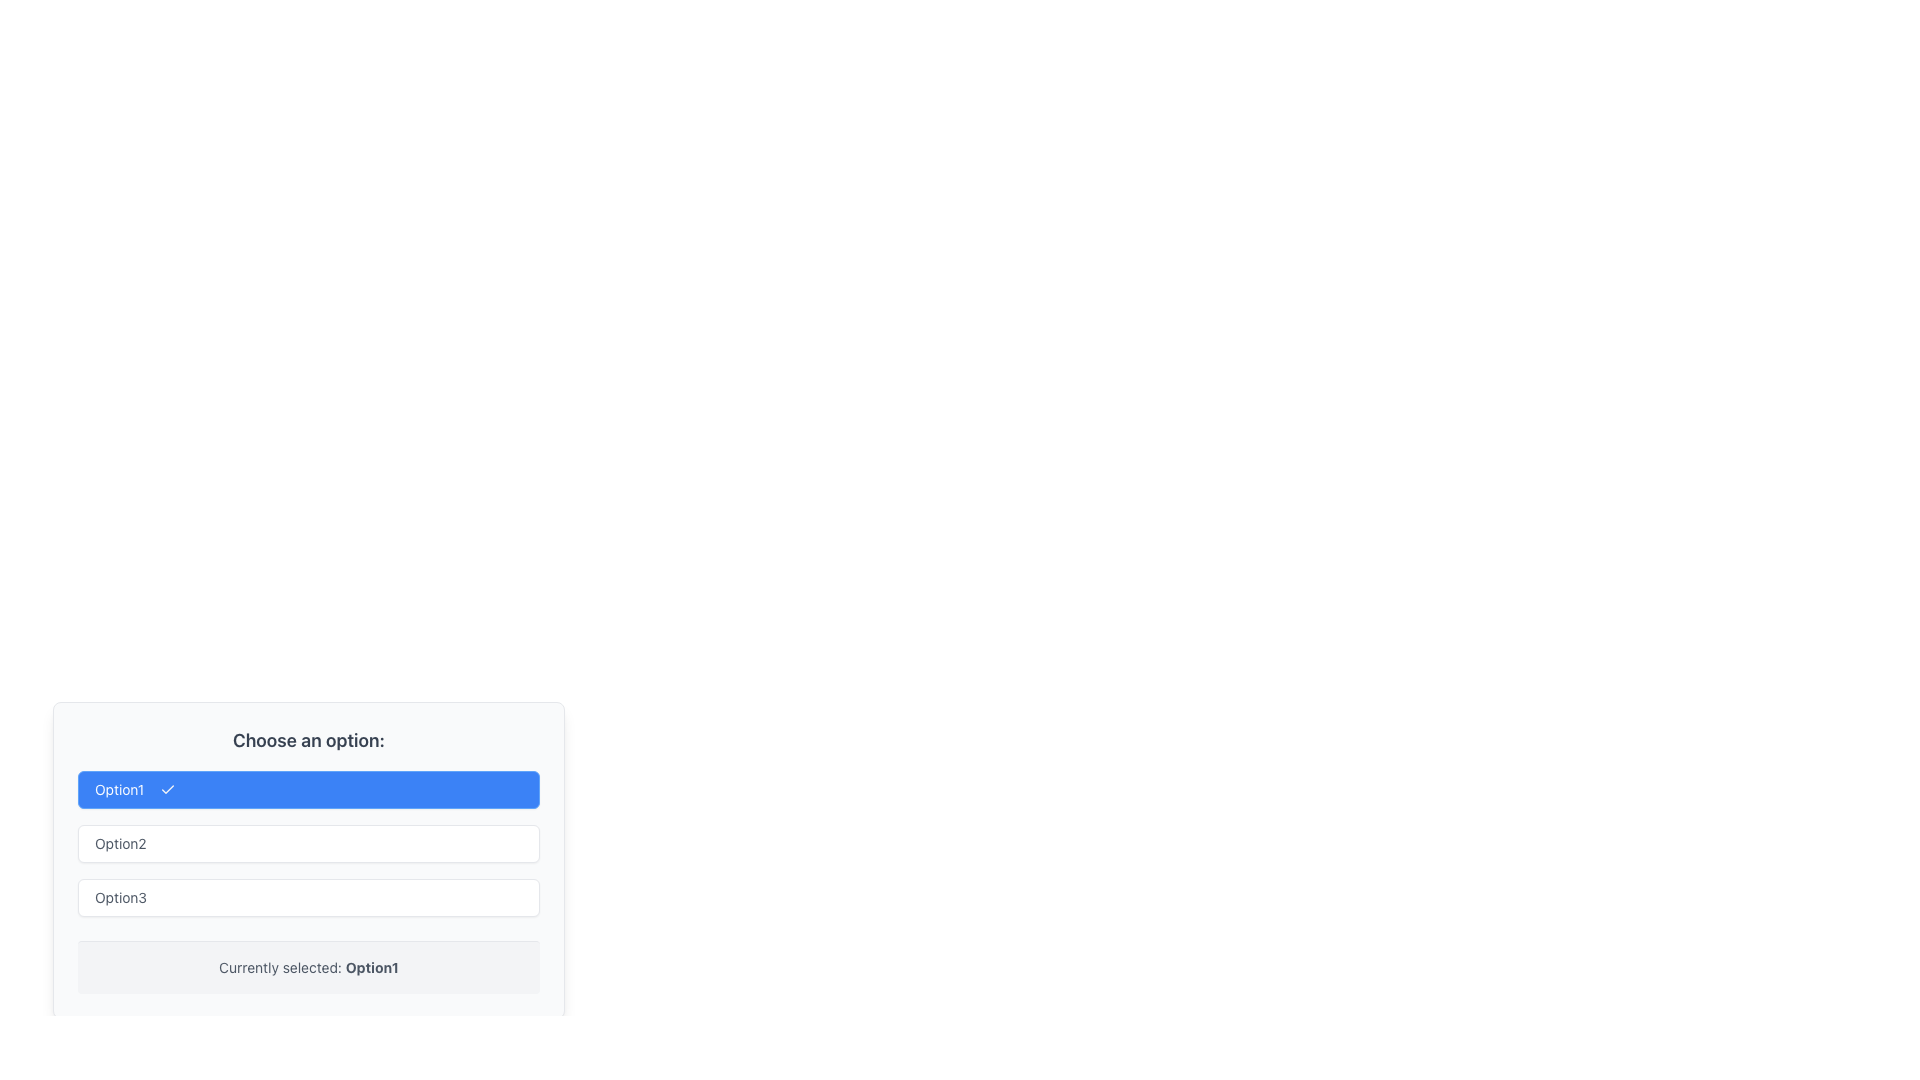  I want to click on the text element displaying 'Option1' which indicates the currently selected option in the dropdown menu, so click(372, 966).